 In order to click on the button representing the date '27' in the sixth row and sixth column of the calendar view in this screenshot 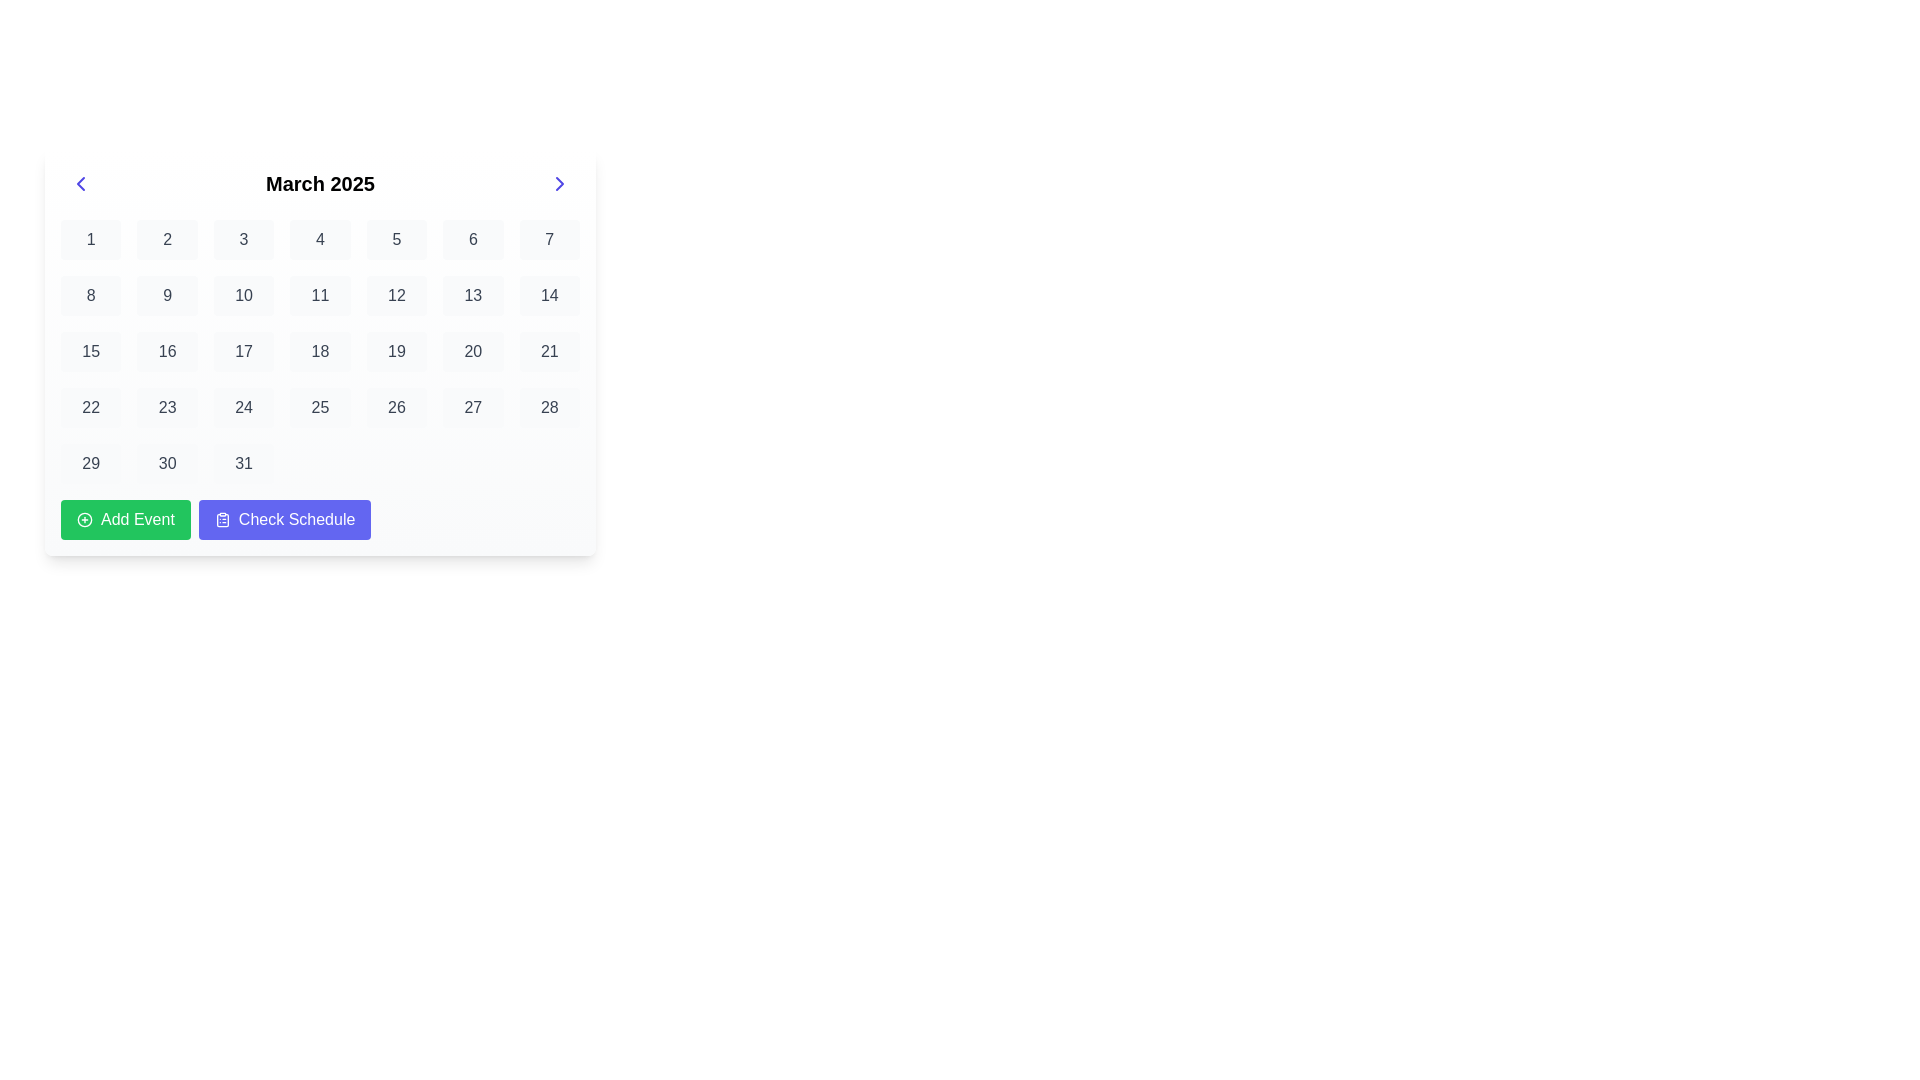, I will do `click(472, 407)`.